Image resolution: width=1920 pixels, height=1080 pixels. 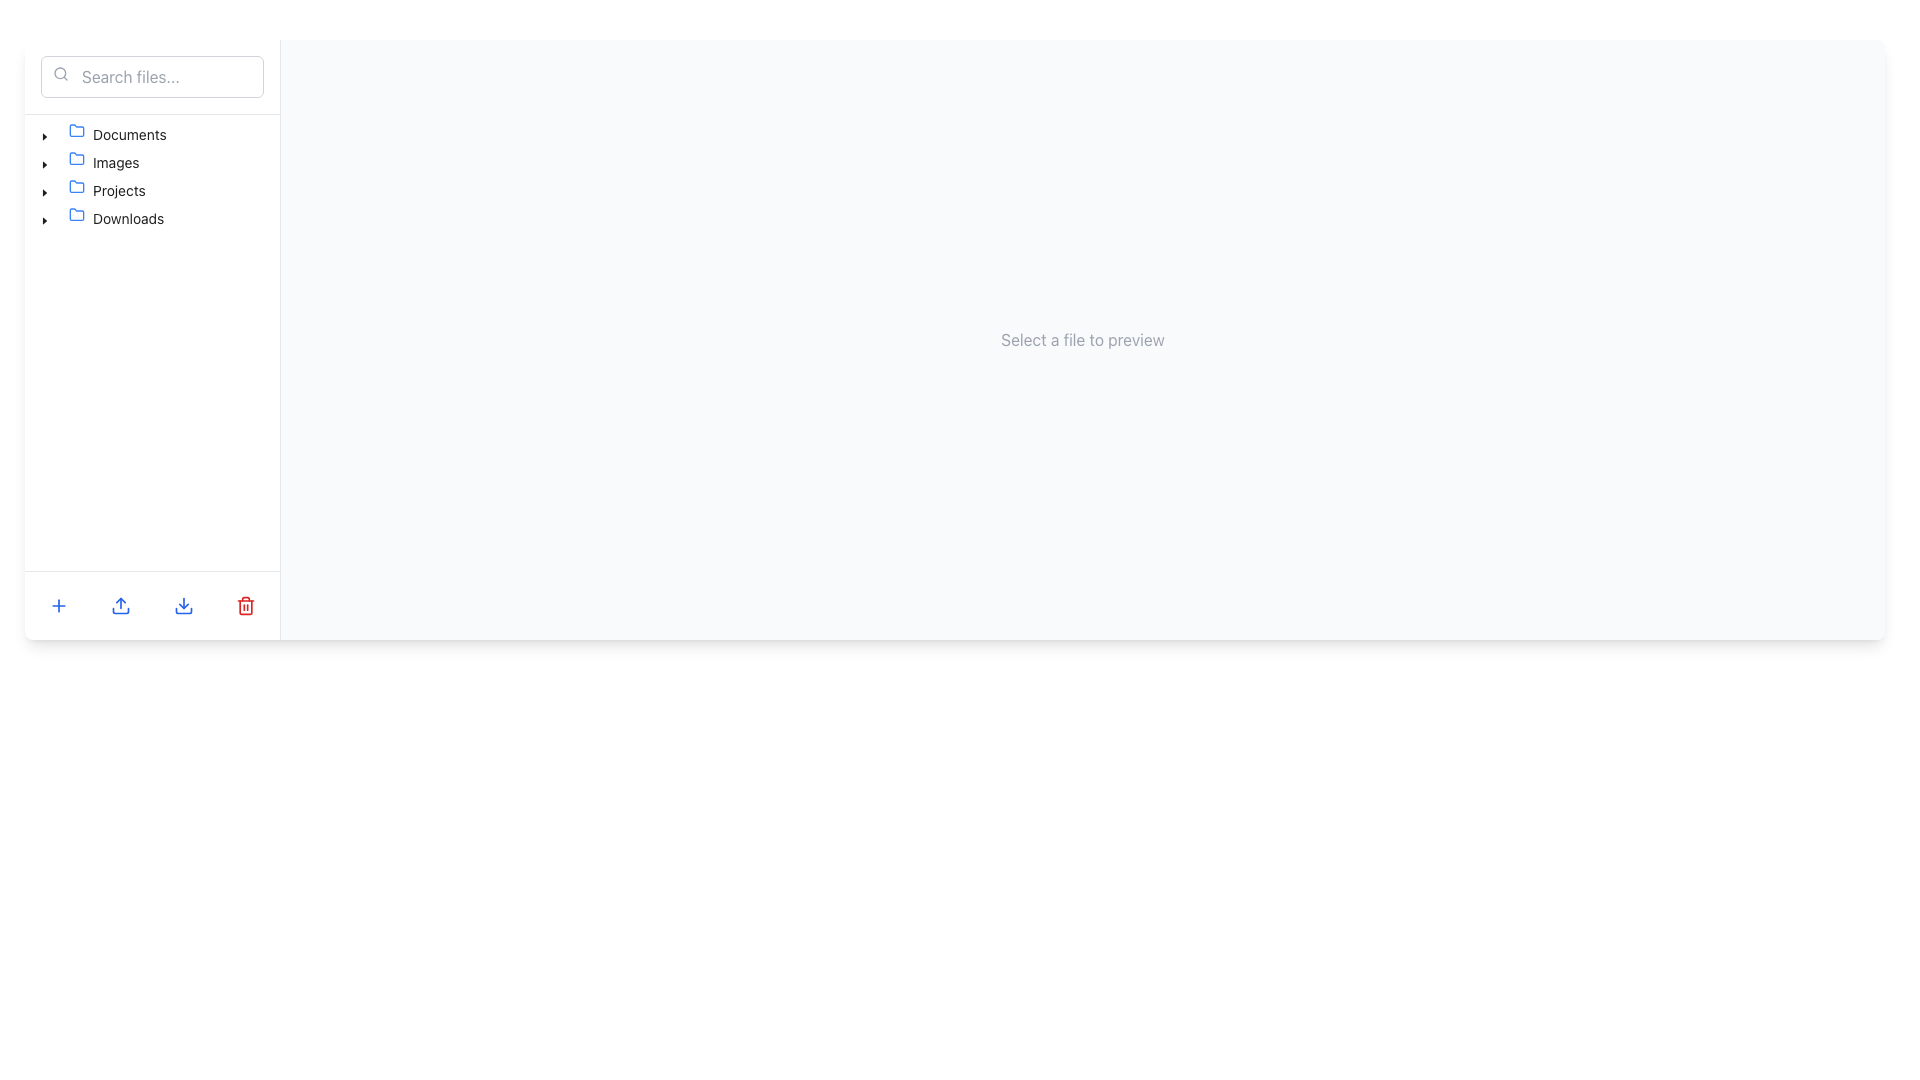 I want to click on the 'Projects' tree node item, which is represented by a blue folder icon and text, so click(x=106, y=191).